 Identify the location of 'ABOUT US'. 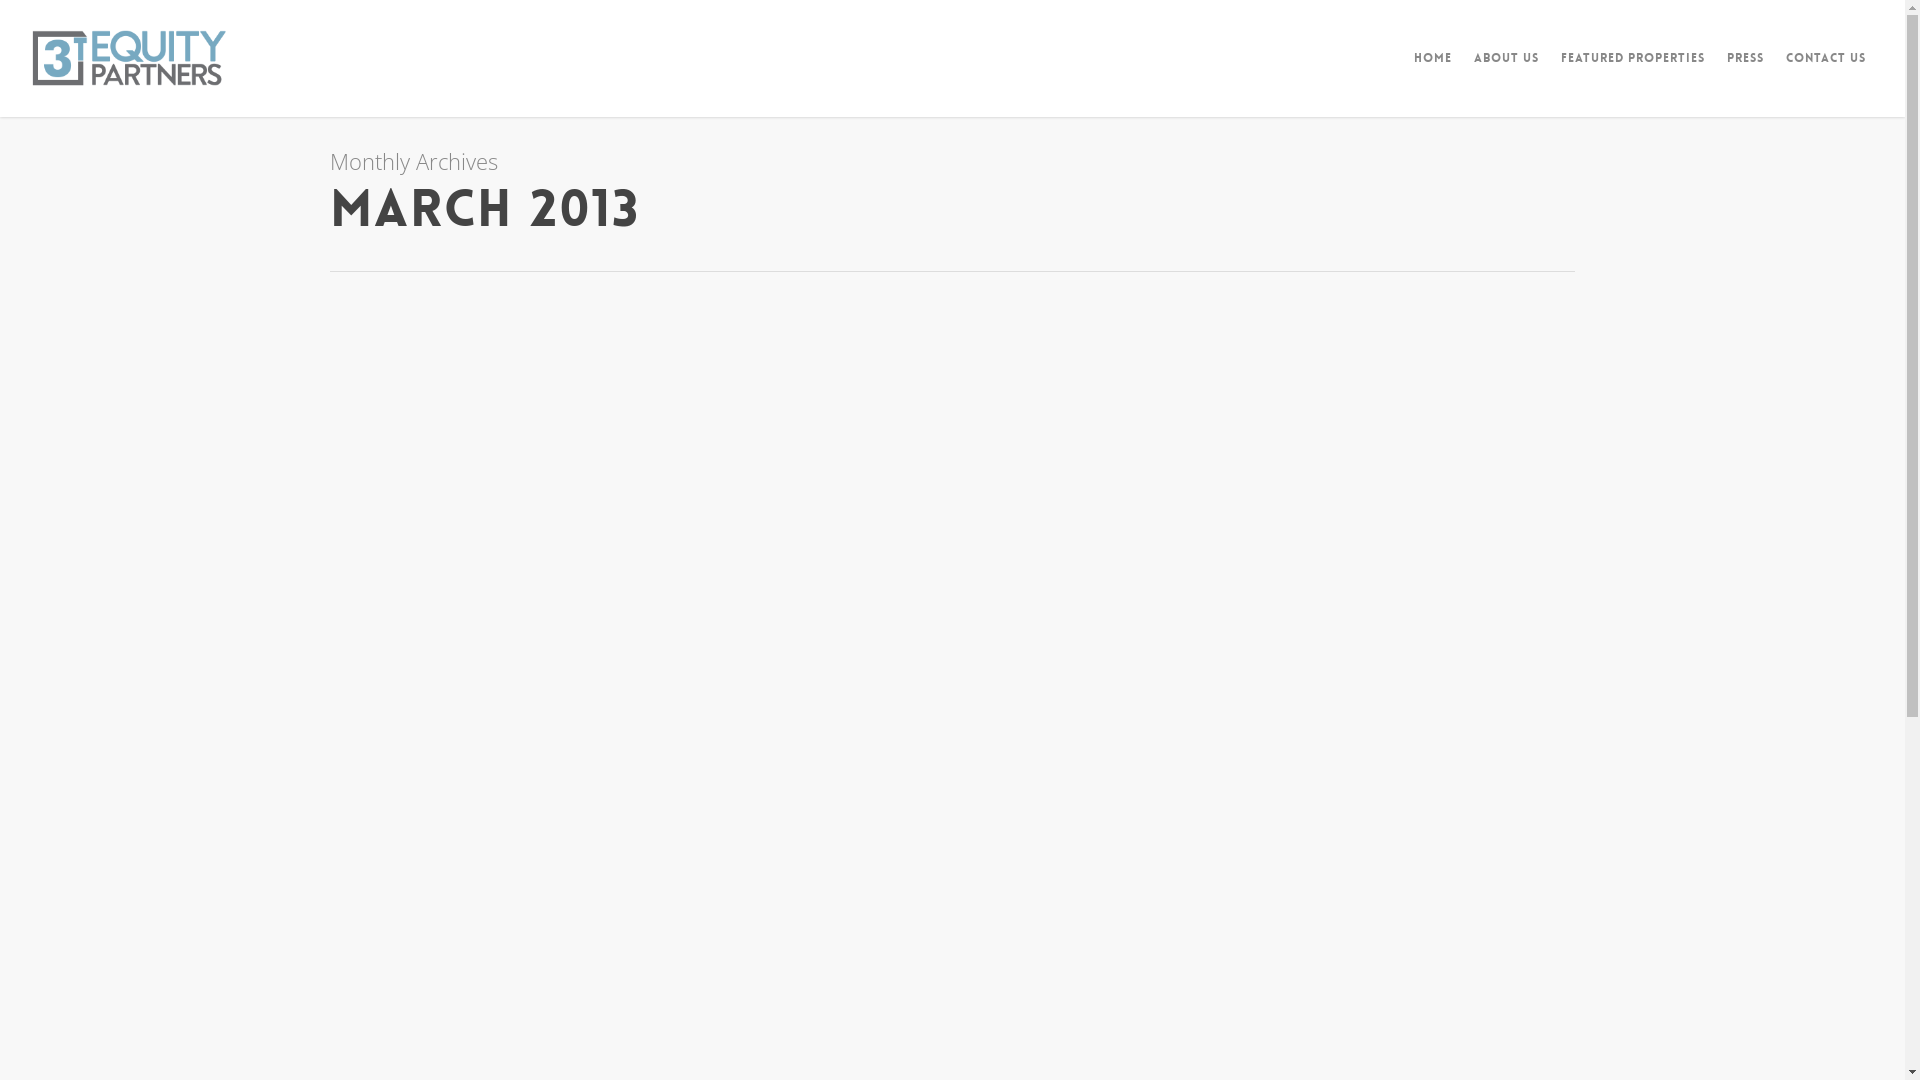
(1464, 71).